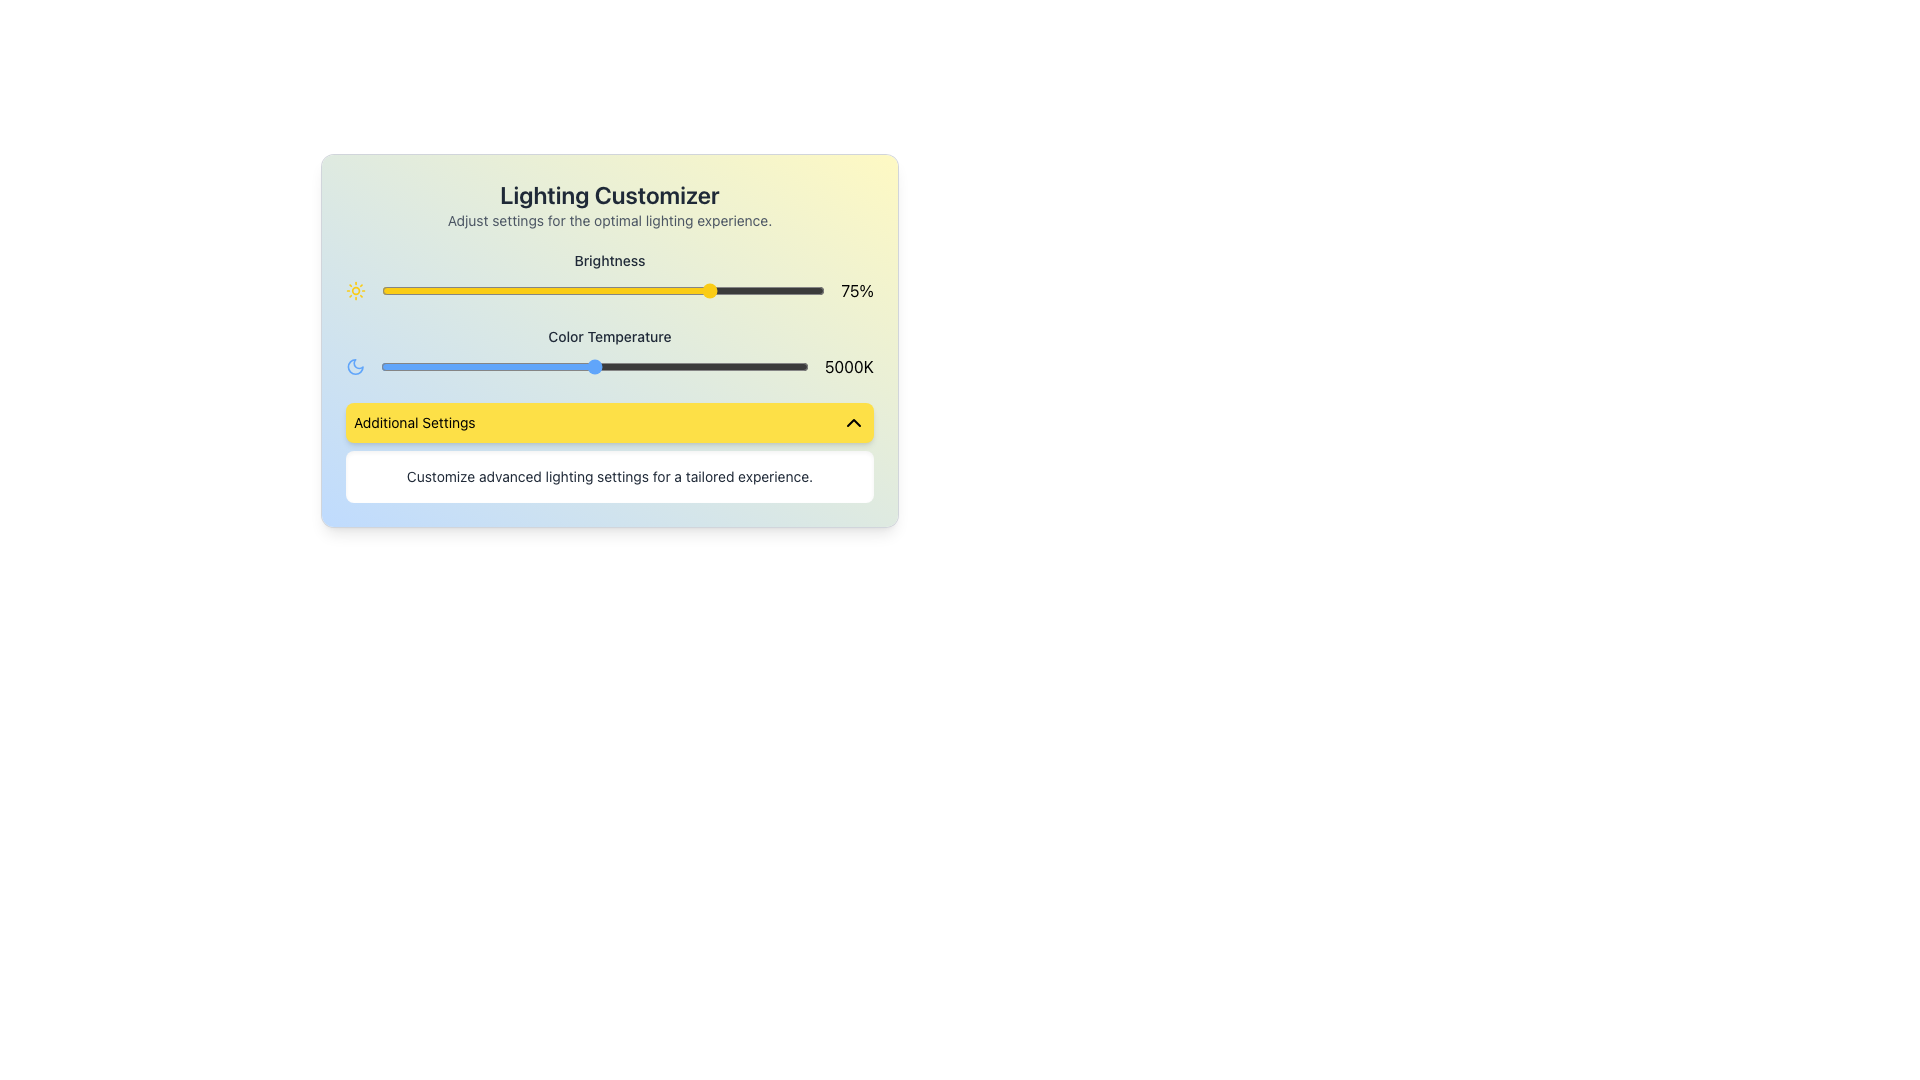  What do you see at coordinates (665, 290) in the screenshot?
I see `the brightness level` at bounding box center [665, 290].